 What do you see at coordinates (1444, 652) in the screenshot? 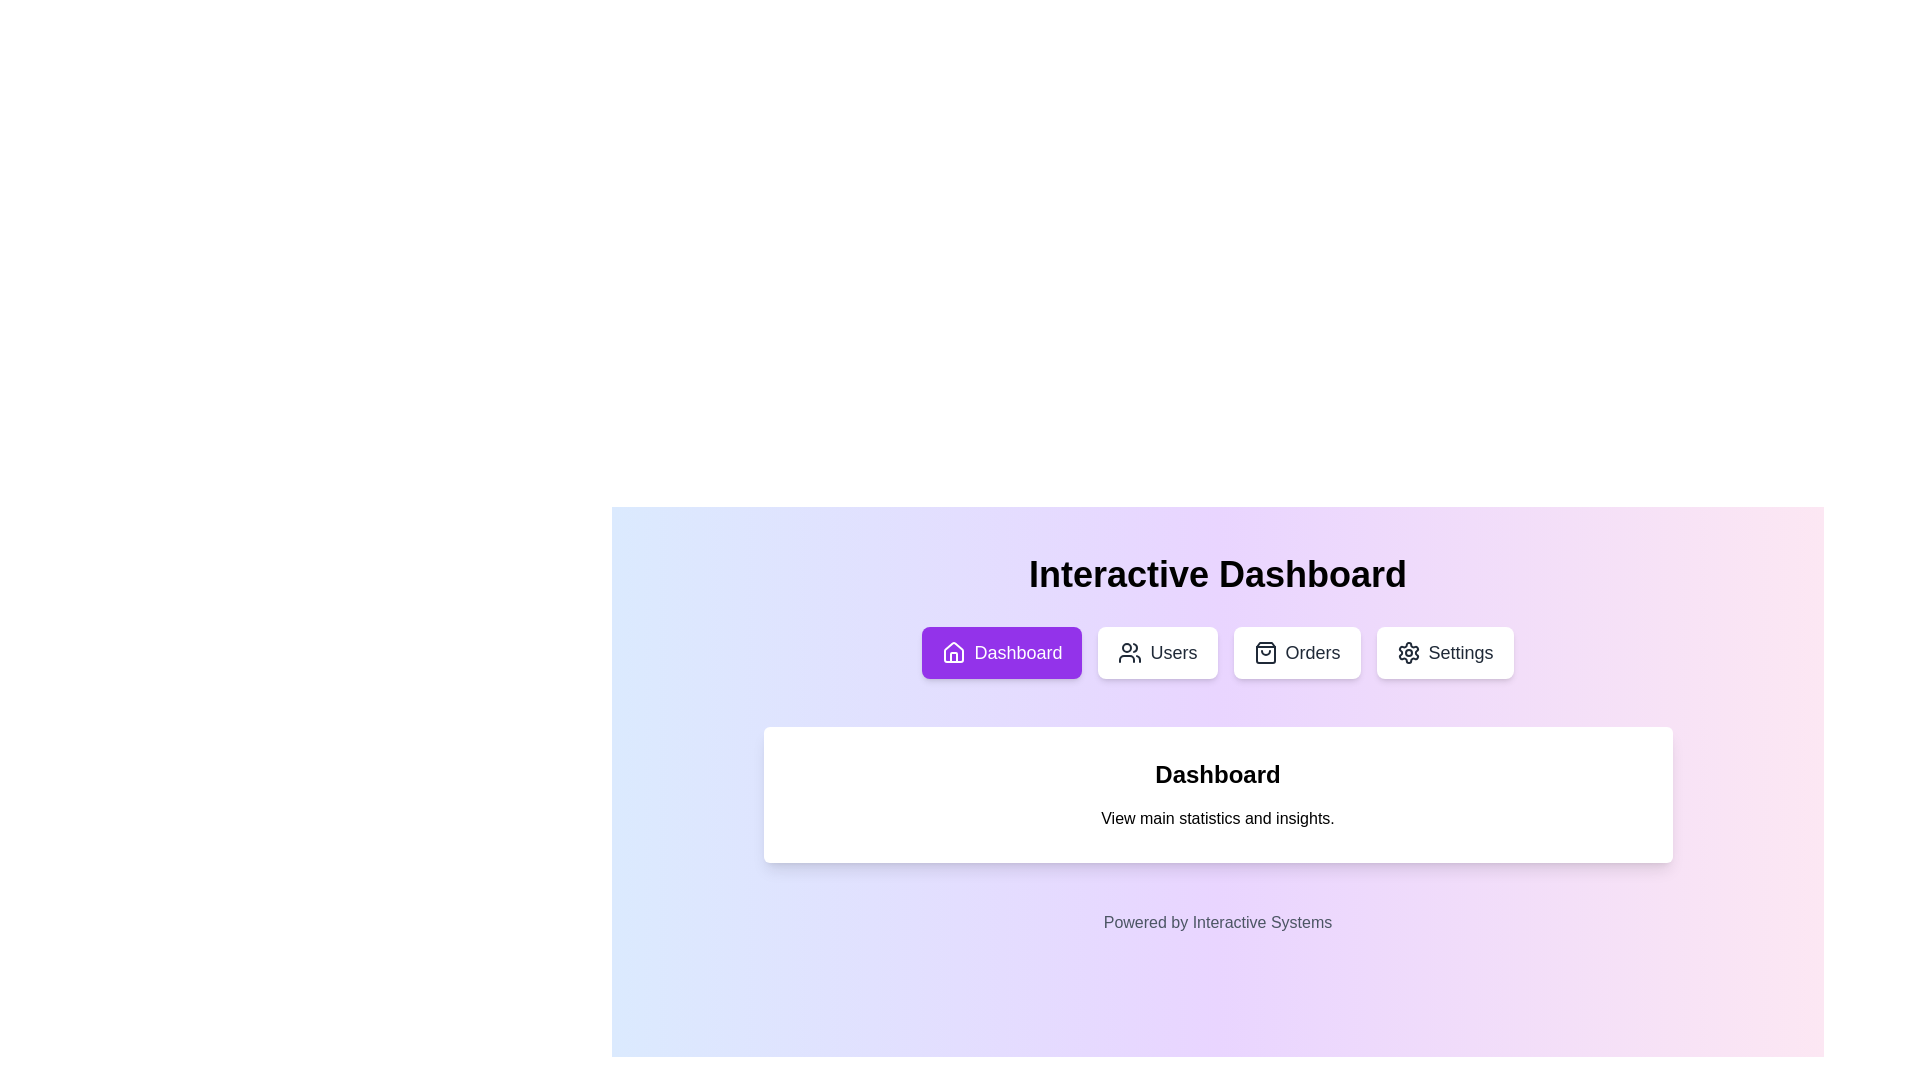
I see `the 'Settings' button` at bounding box center [1444, 652].